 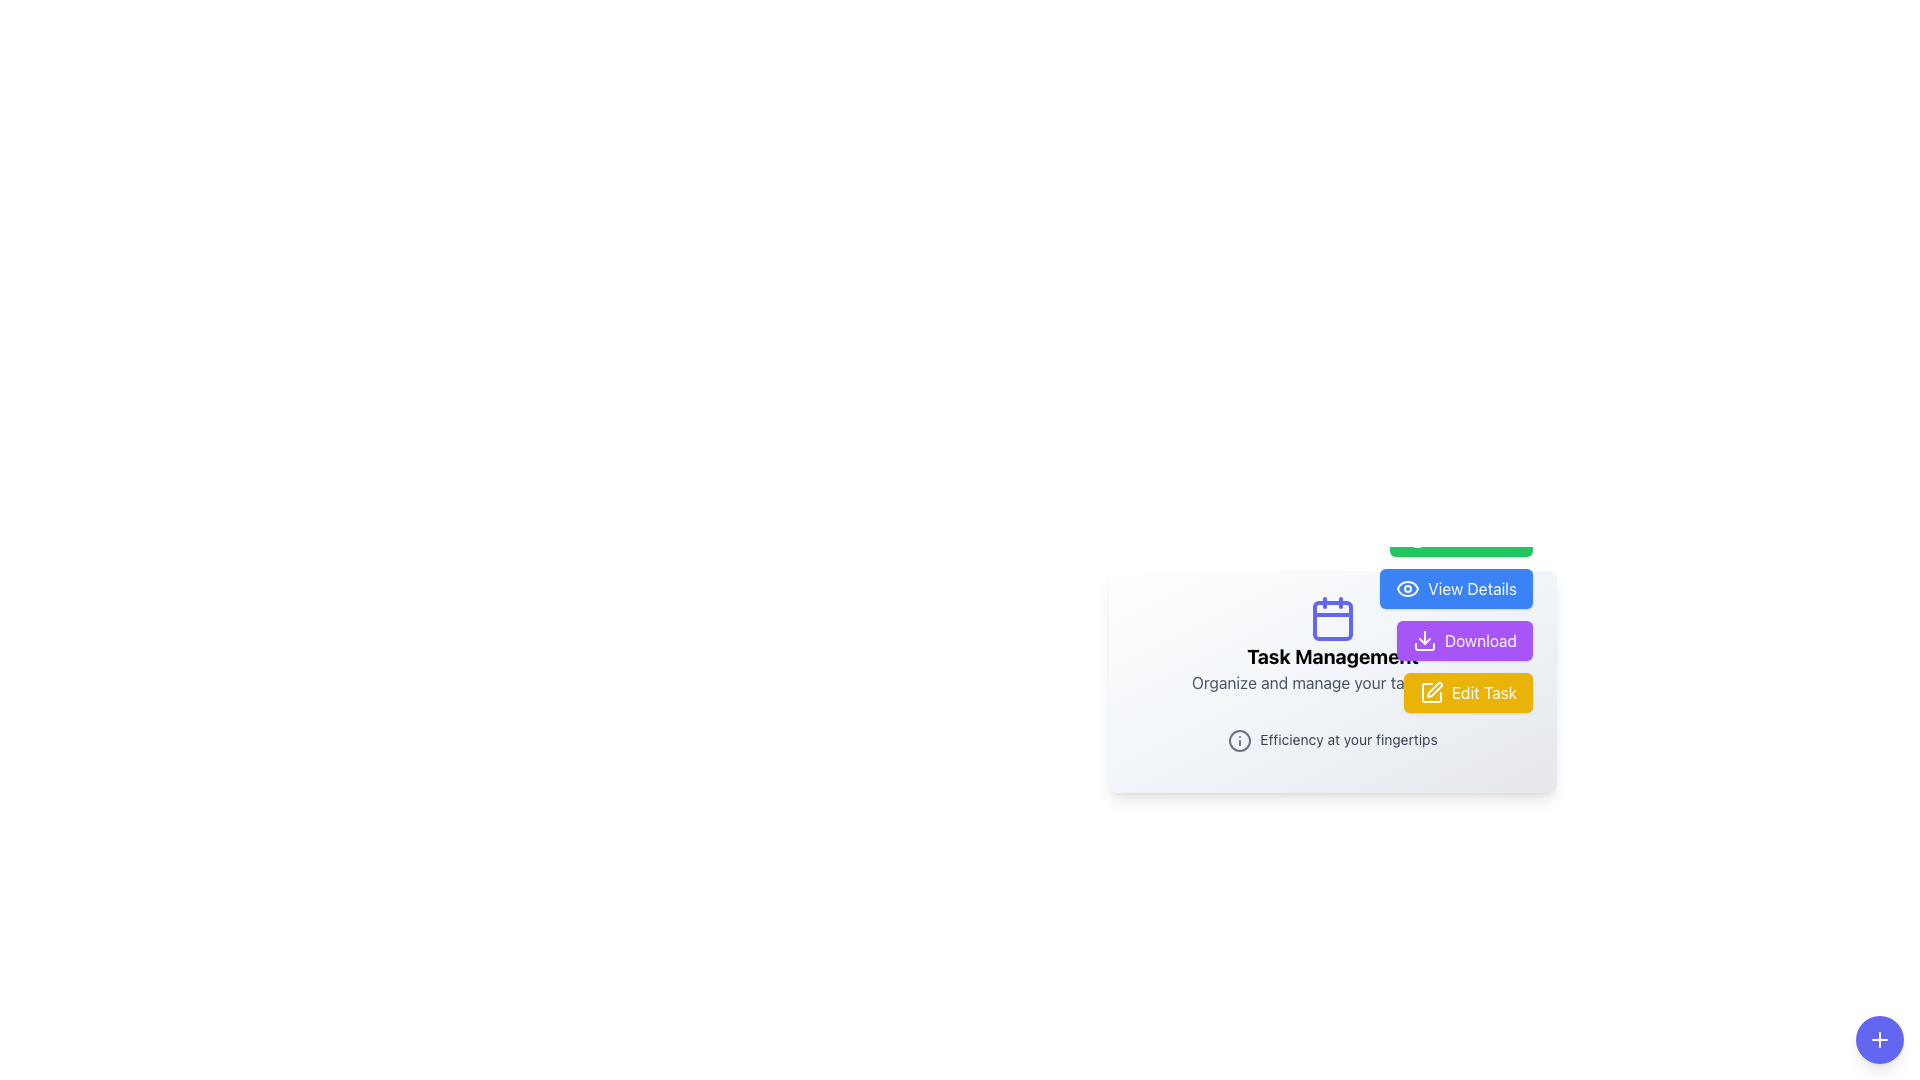 What do you see at coordinates (1480, 640) in the screenshot?
I see `the 'Download' text component, which is displayed in white font on a purple rectangular background with rounded corners, located in the lower-left corner of the interface` at bounding box center [1480, 640].